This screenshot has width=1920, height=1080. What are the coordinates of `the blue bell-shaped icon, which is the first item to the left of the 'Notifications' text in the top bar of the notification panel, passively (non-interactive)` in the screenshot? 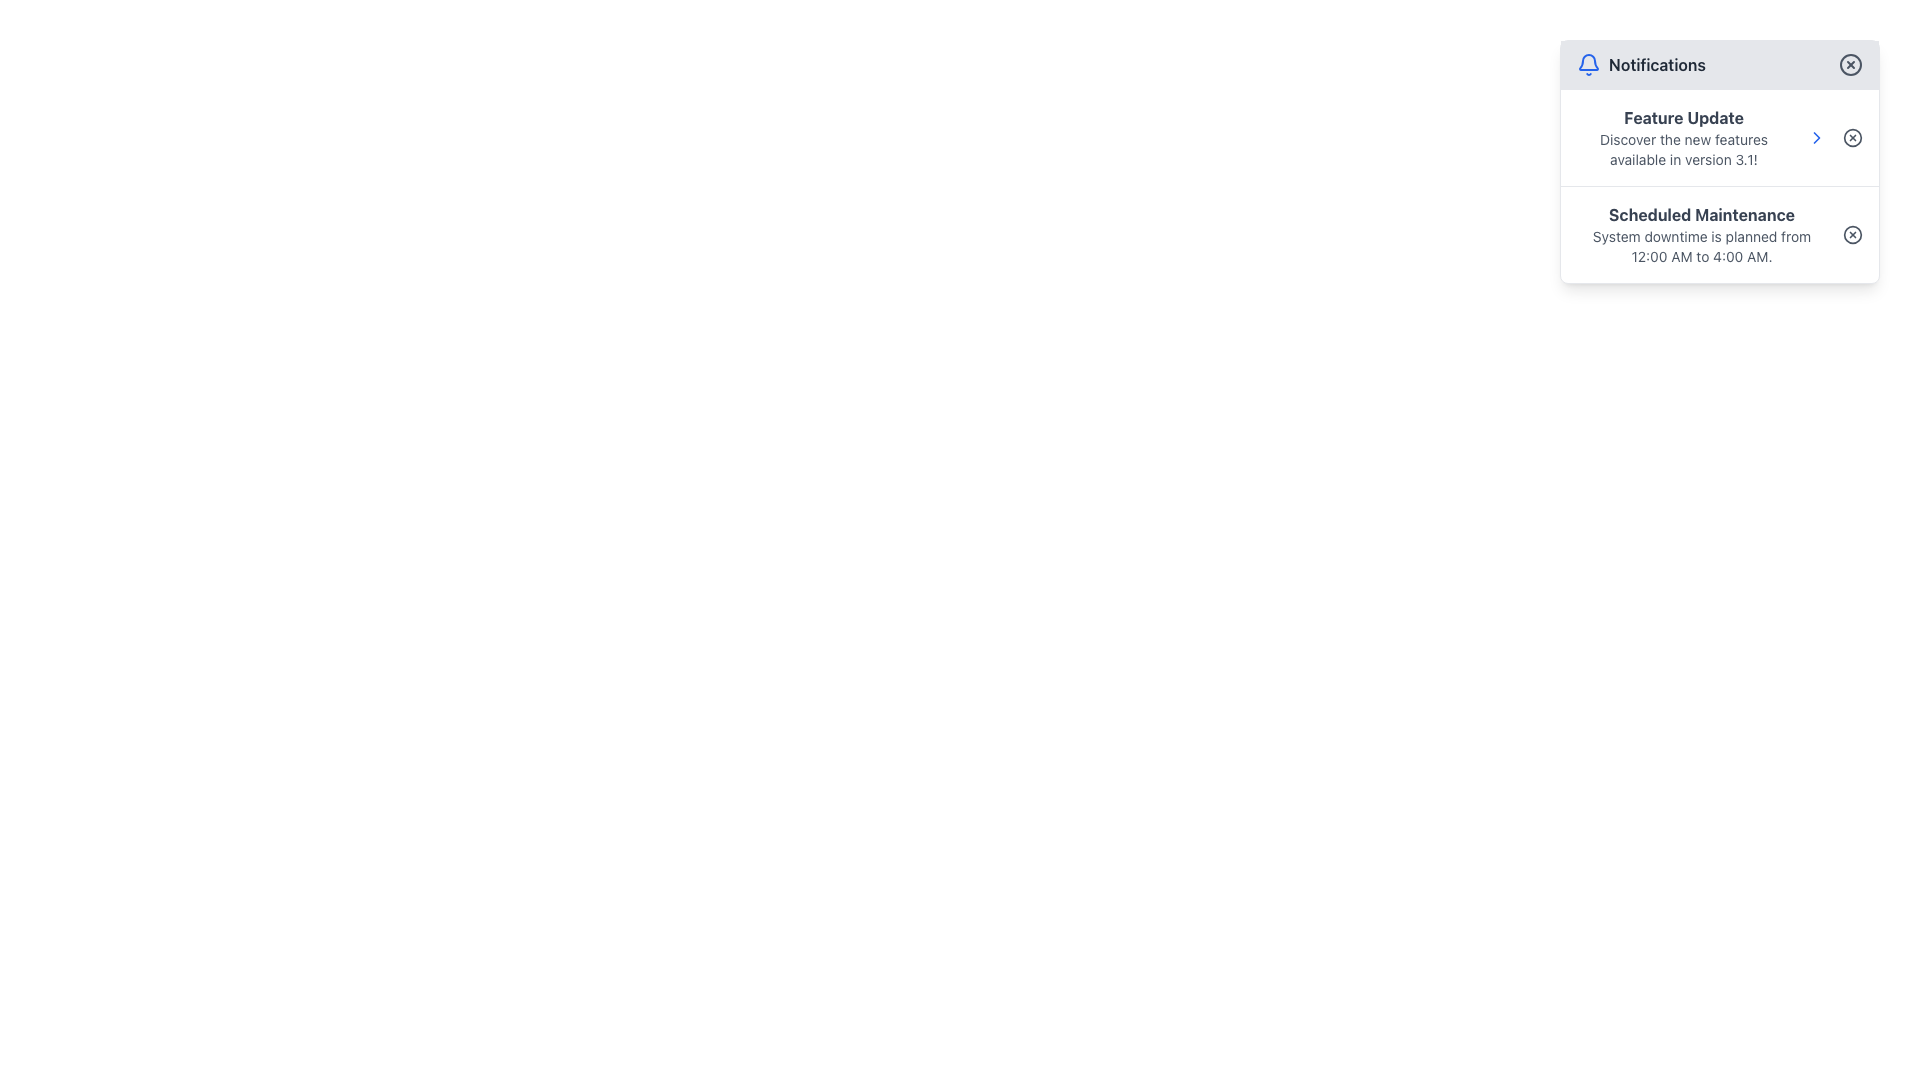 It's located at (1587, 64).